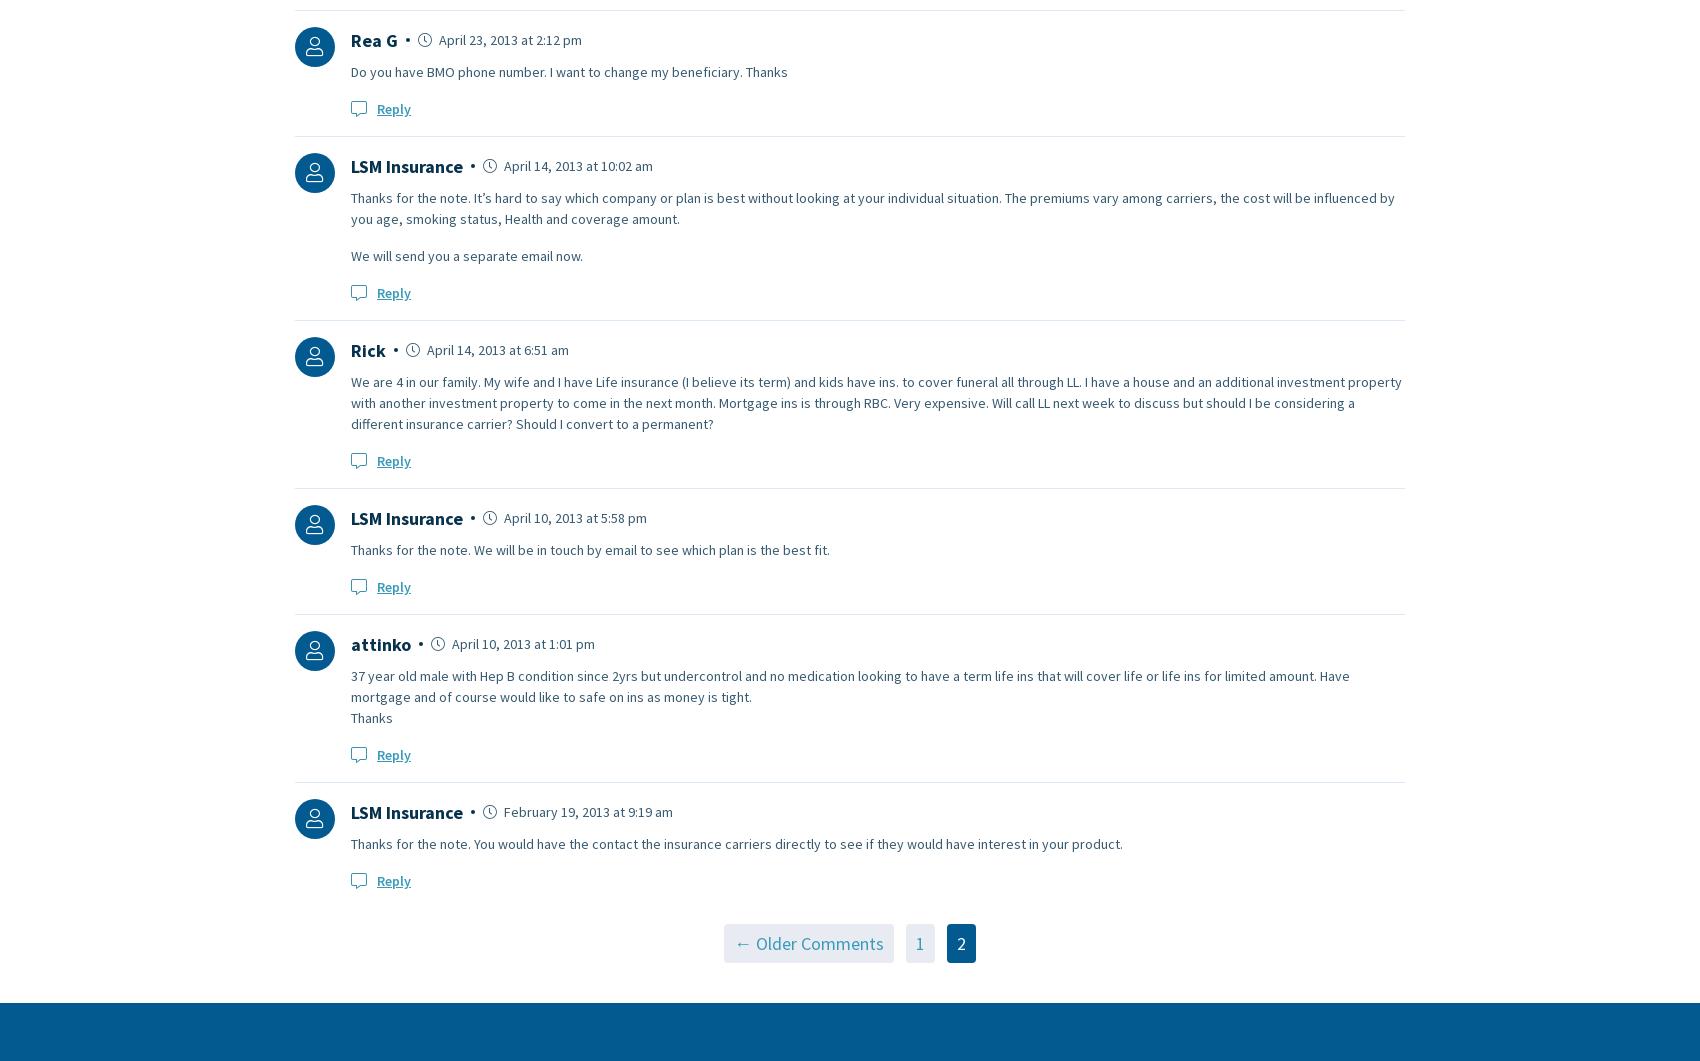 This screenshot has width=1700, height=1061. What do you see at coordinates (589, 547) in the screenshot?
I see `'Thanks for the note. We will be in touch by email to see which plan is the best fit.'` at bounding box center [589, 547].